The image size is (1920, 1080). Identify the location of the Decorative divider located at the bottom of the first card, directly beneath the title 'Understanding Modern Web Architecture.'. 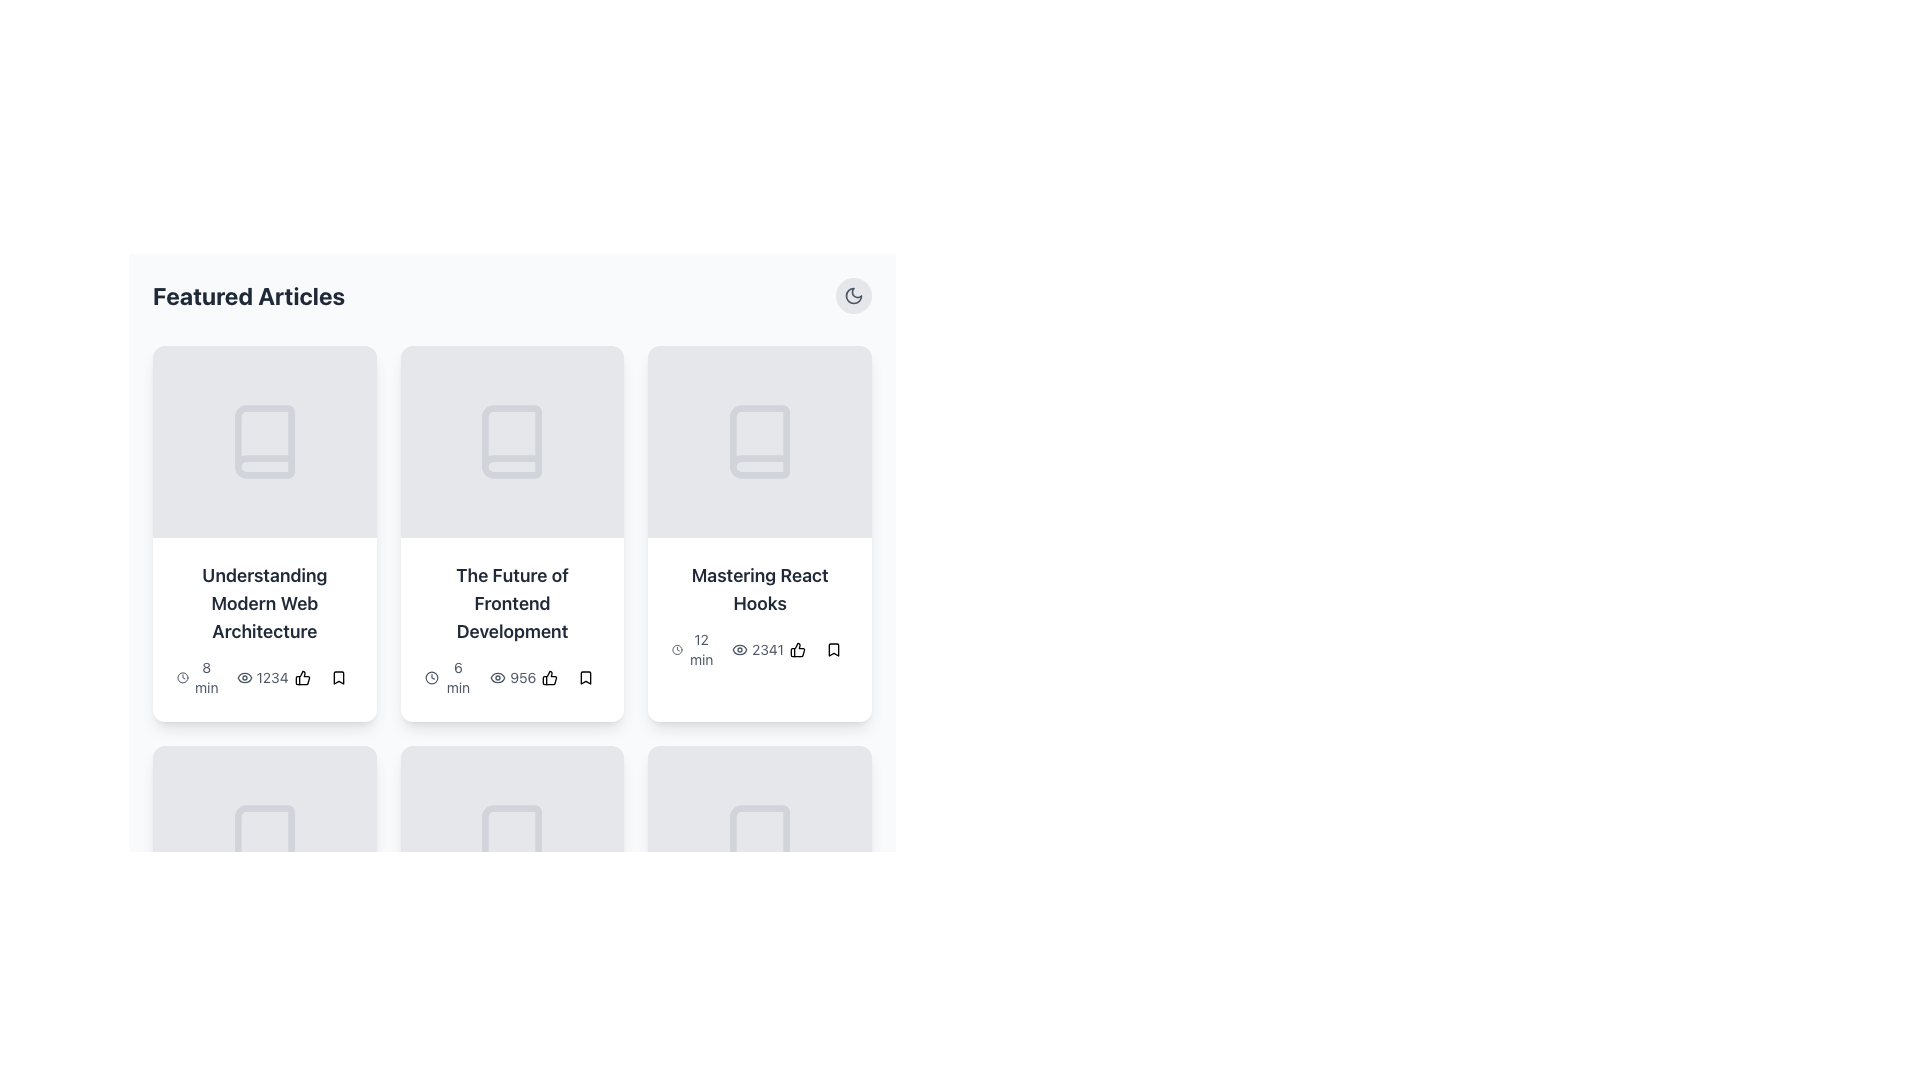
(263, 535).